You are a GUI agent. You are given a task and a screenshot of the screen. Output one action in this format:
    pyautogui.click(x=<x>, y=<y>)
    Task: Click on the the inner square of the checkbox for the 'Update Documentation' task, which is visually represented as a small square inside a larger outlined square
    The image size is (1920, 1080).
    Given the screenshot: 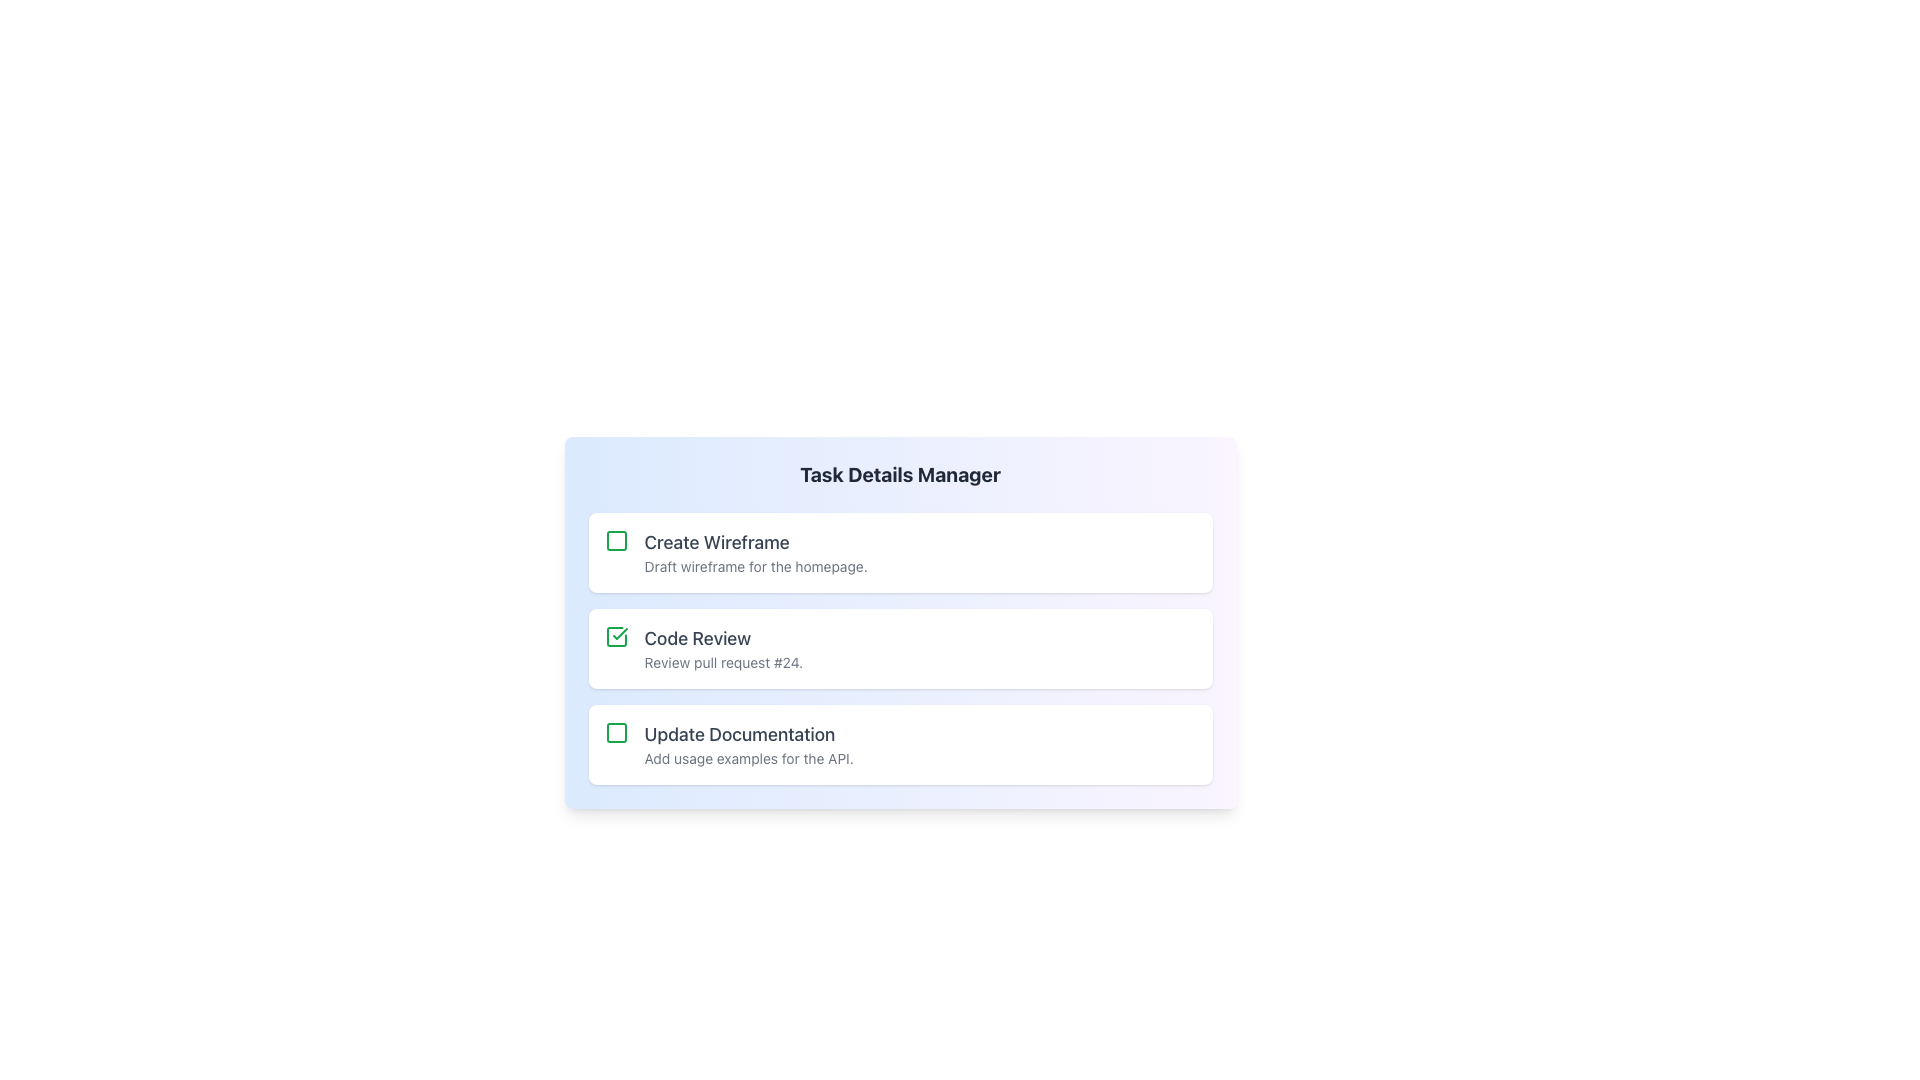 What is the action you would take?
    pyautogui.click(x=615, y=732)
    